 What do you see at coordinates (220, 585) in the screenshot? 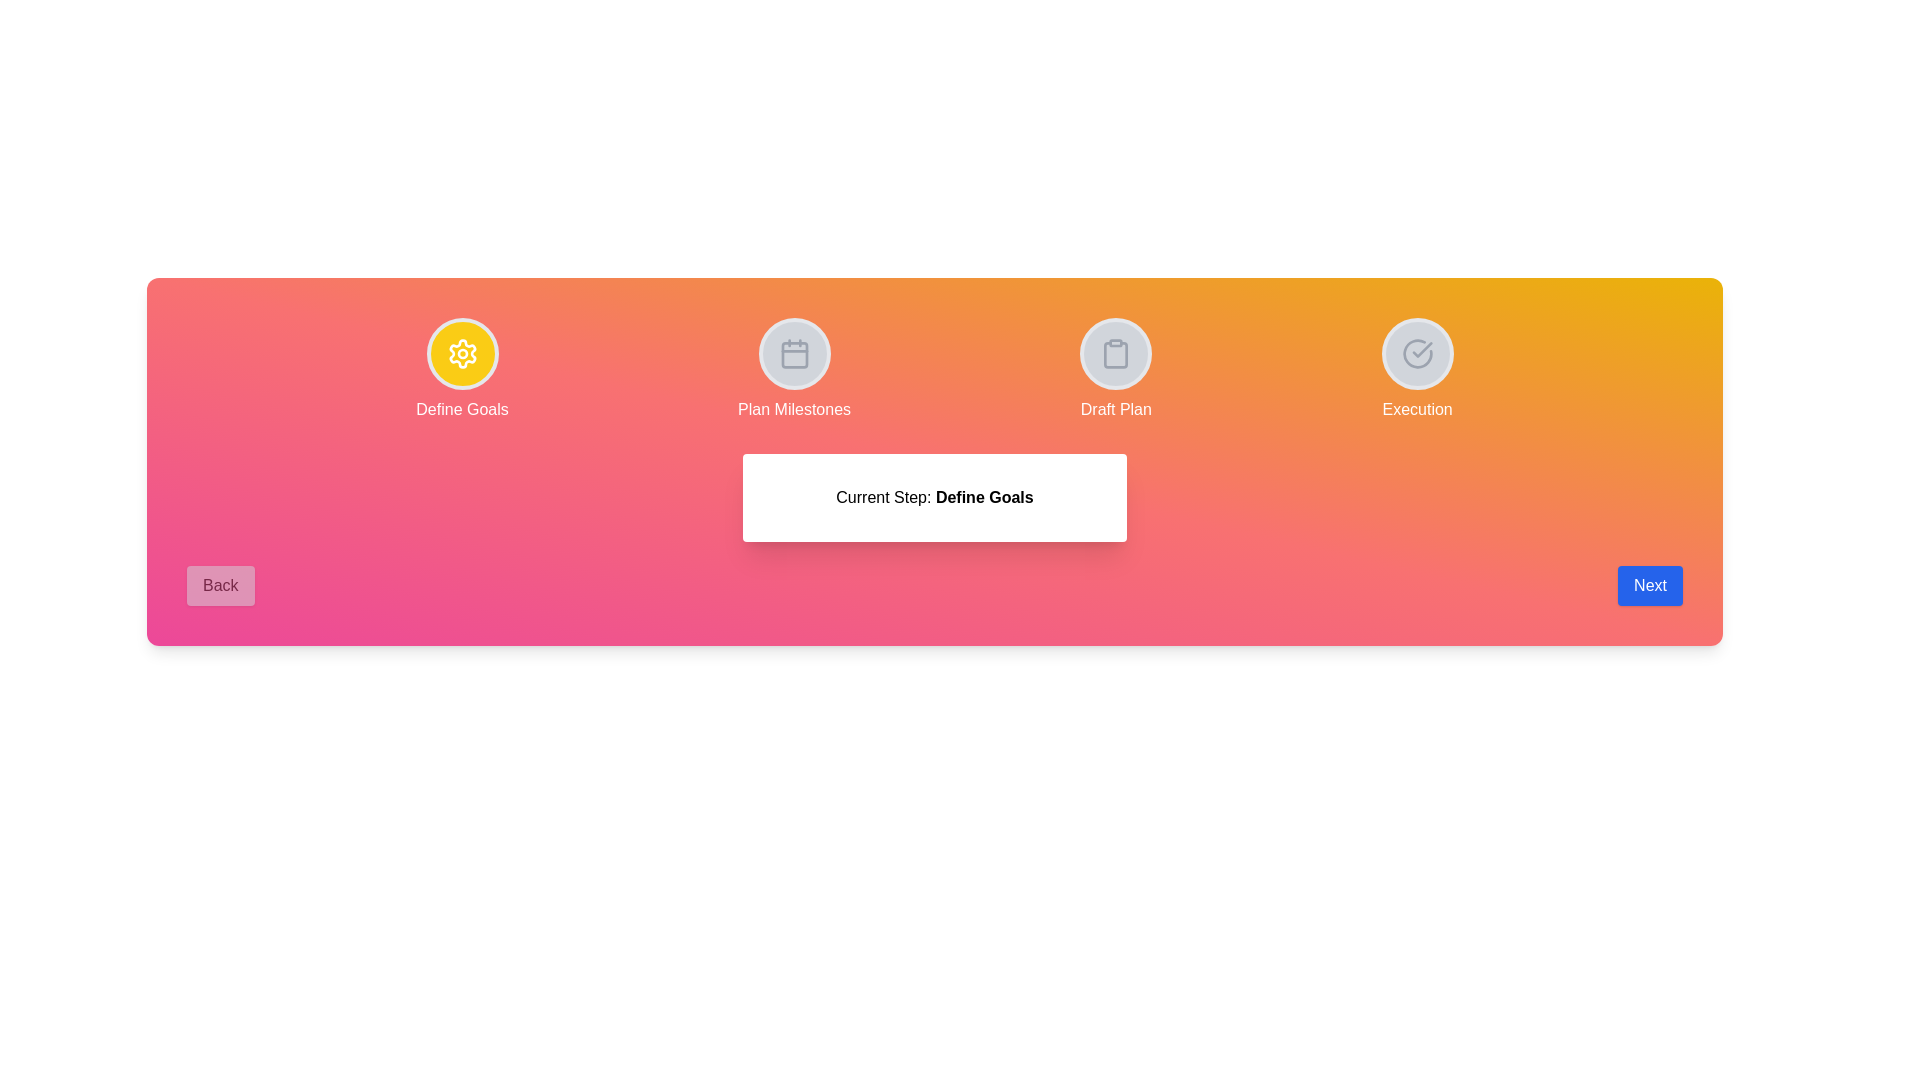
I see `the disabled 'Back' button to observe its behavior` at bounding box center [220, 585].